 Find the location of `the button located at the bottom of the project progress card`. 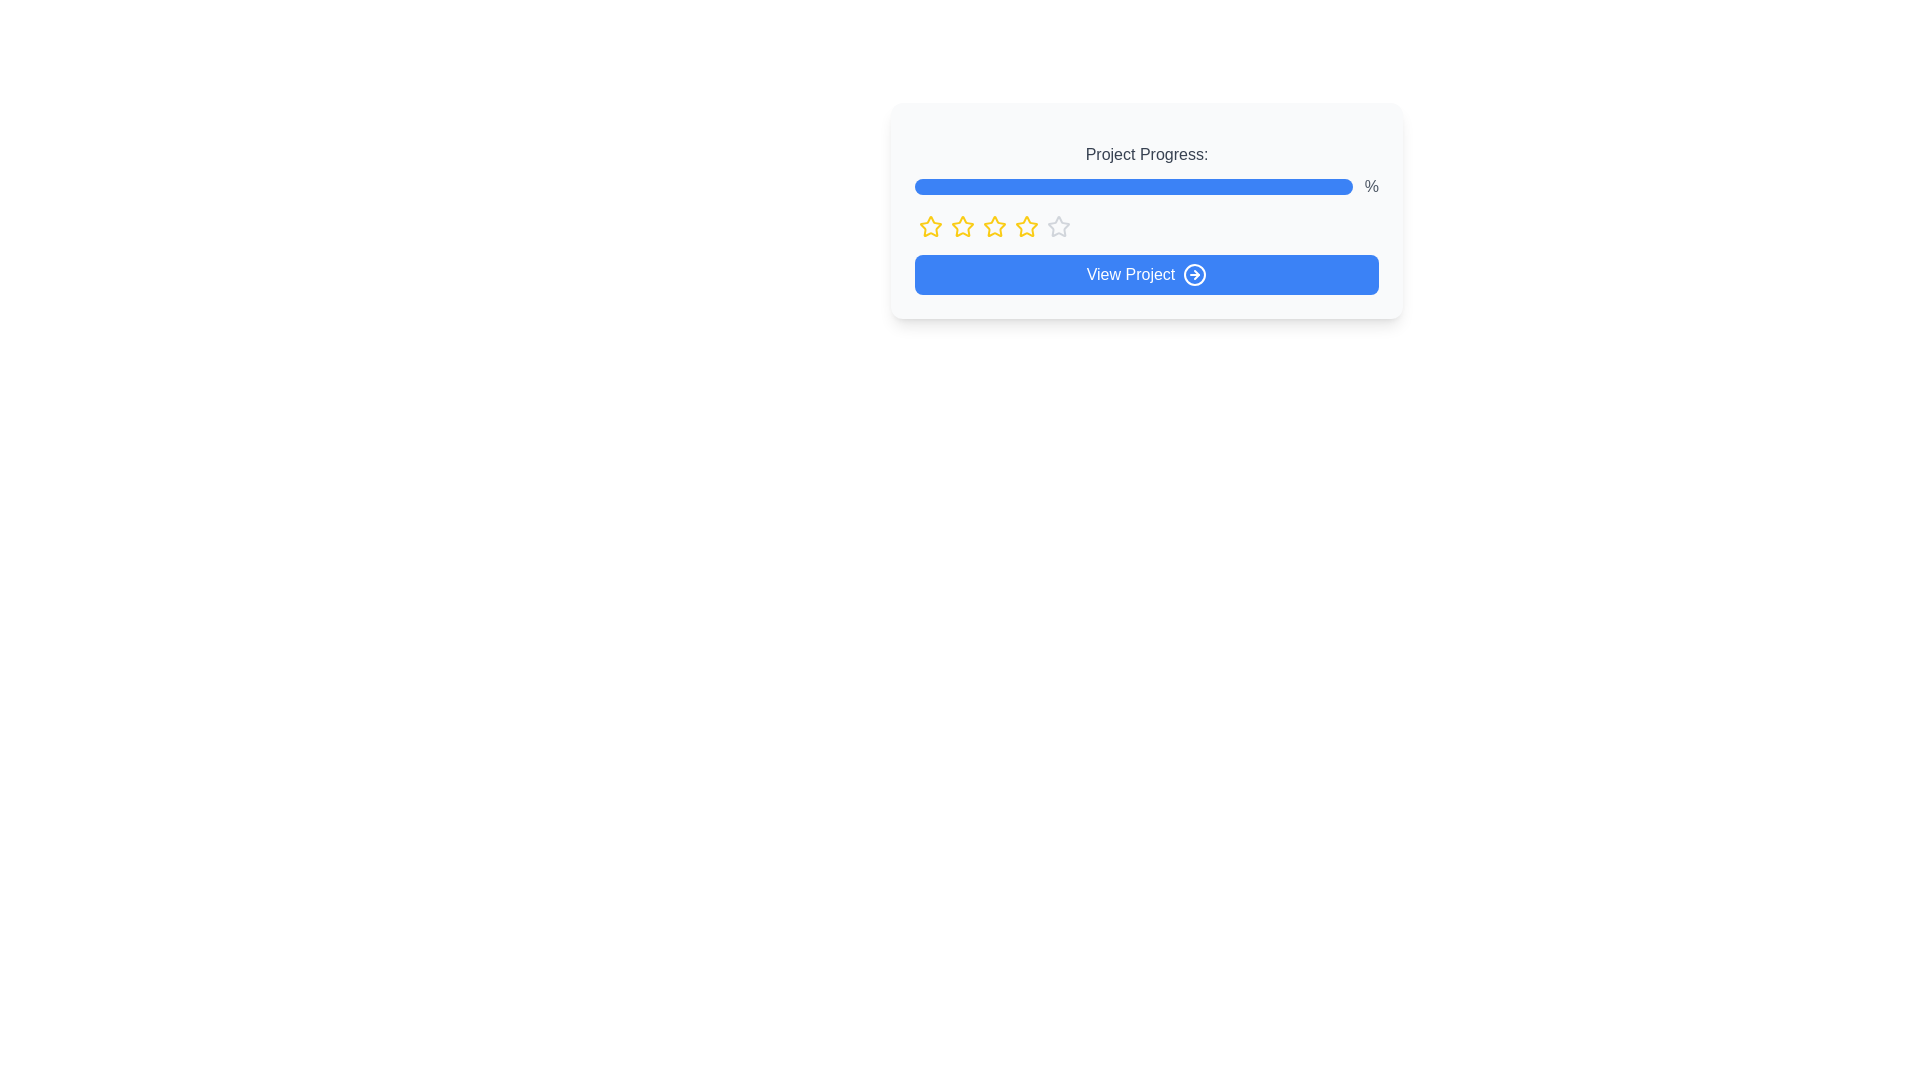

the button located at the bottom of the project progress card is located at coordinates (1147, 274).